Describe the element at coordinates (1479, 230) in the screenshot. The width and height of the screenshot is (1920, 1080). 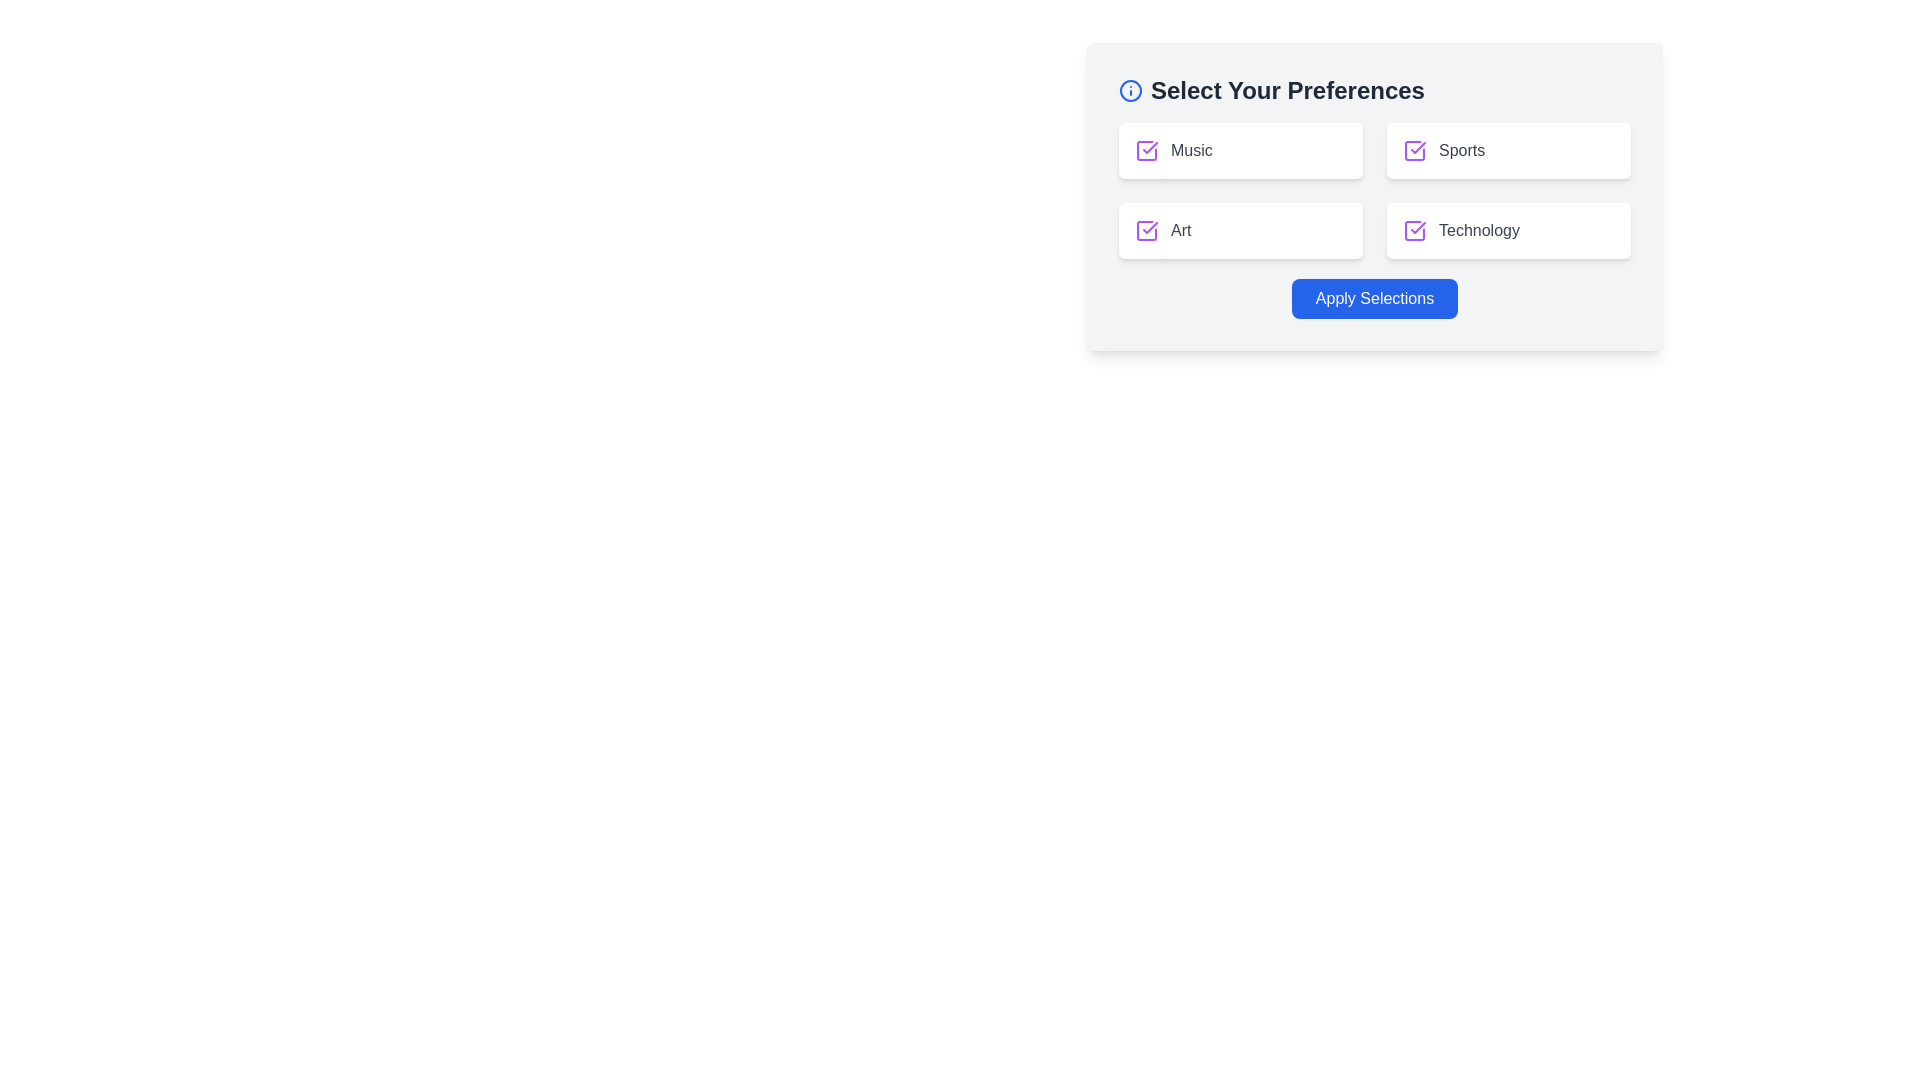
I see `the static text label displaying 'Technology', which is aligned with the adjacent checkbox and icon in the lower-right quadrant of the interface` at that location.